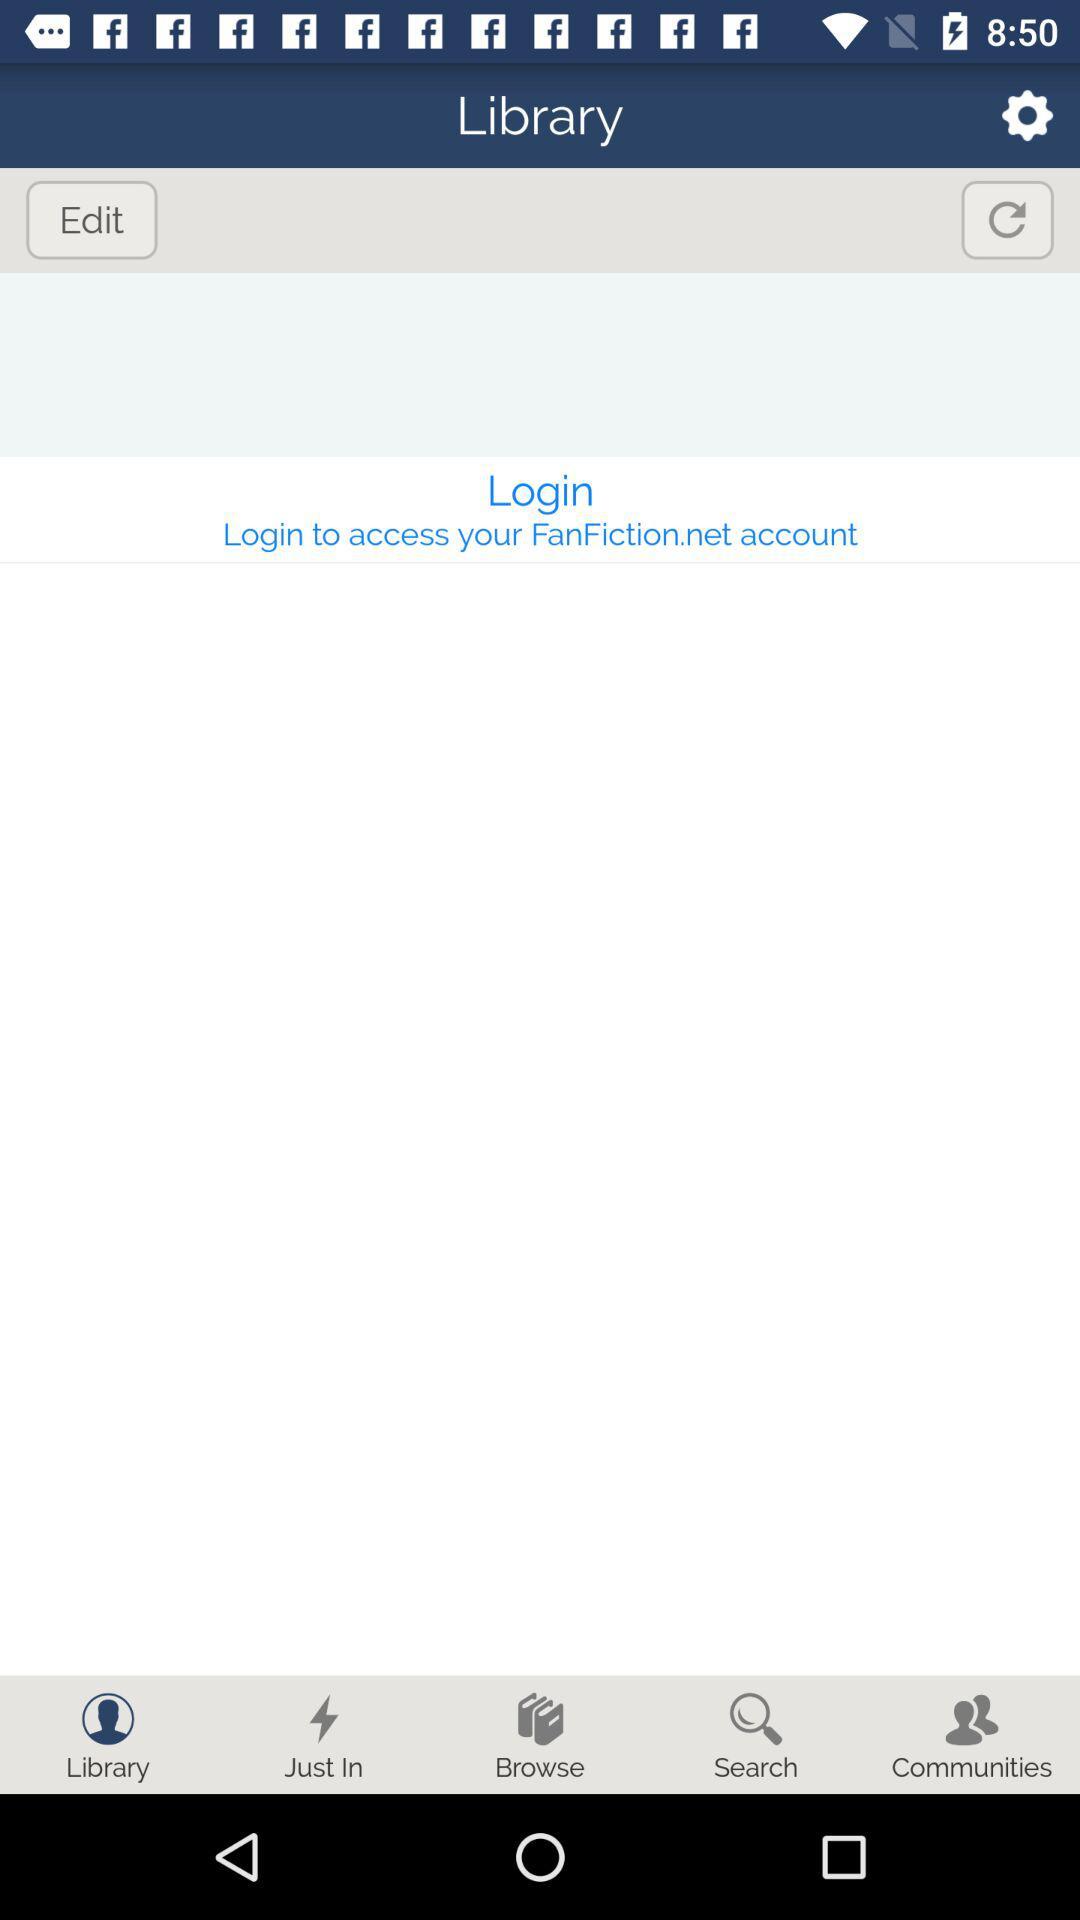  Describe the element at coordinates (540, 533) in the screenshot. I see `login to access item` at that location.